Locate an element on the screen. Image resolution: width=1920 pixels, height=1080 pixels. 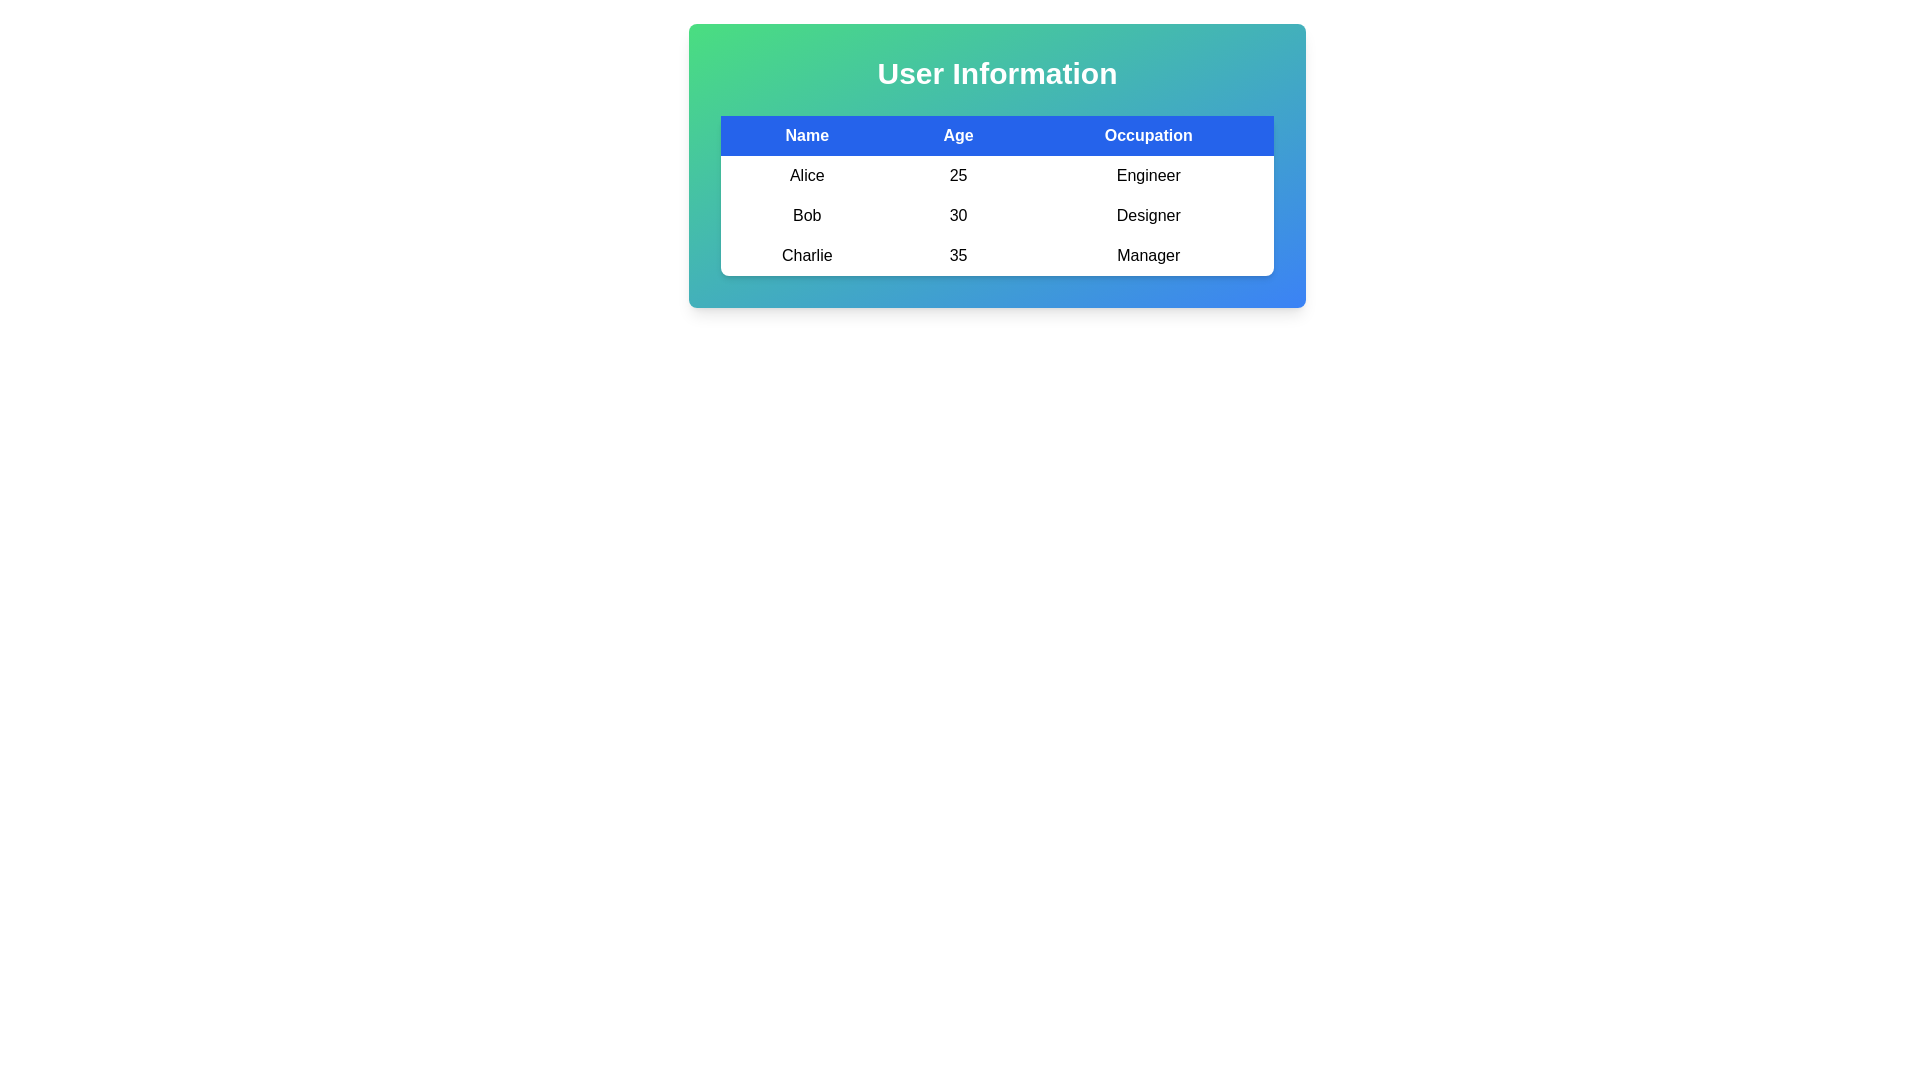
the Text label displaying the name 'Charlie', which is located in the third row of the table under the 'Name' column is located at coordinates (807, 254).